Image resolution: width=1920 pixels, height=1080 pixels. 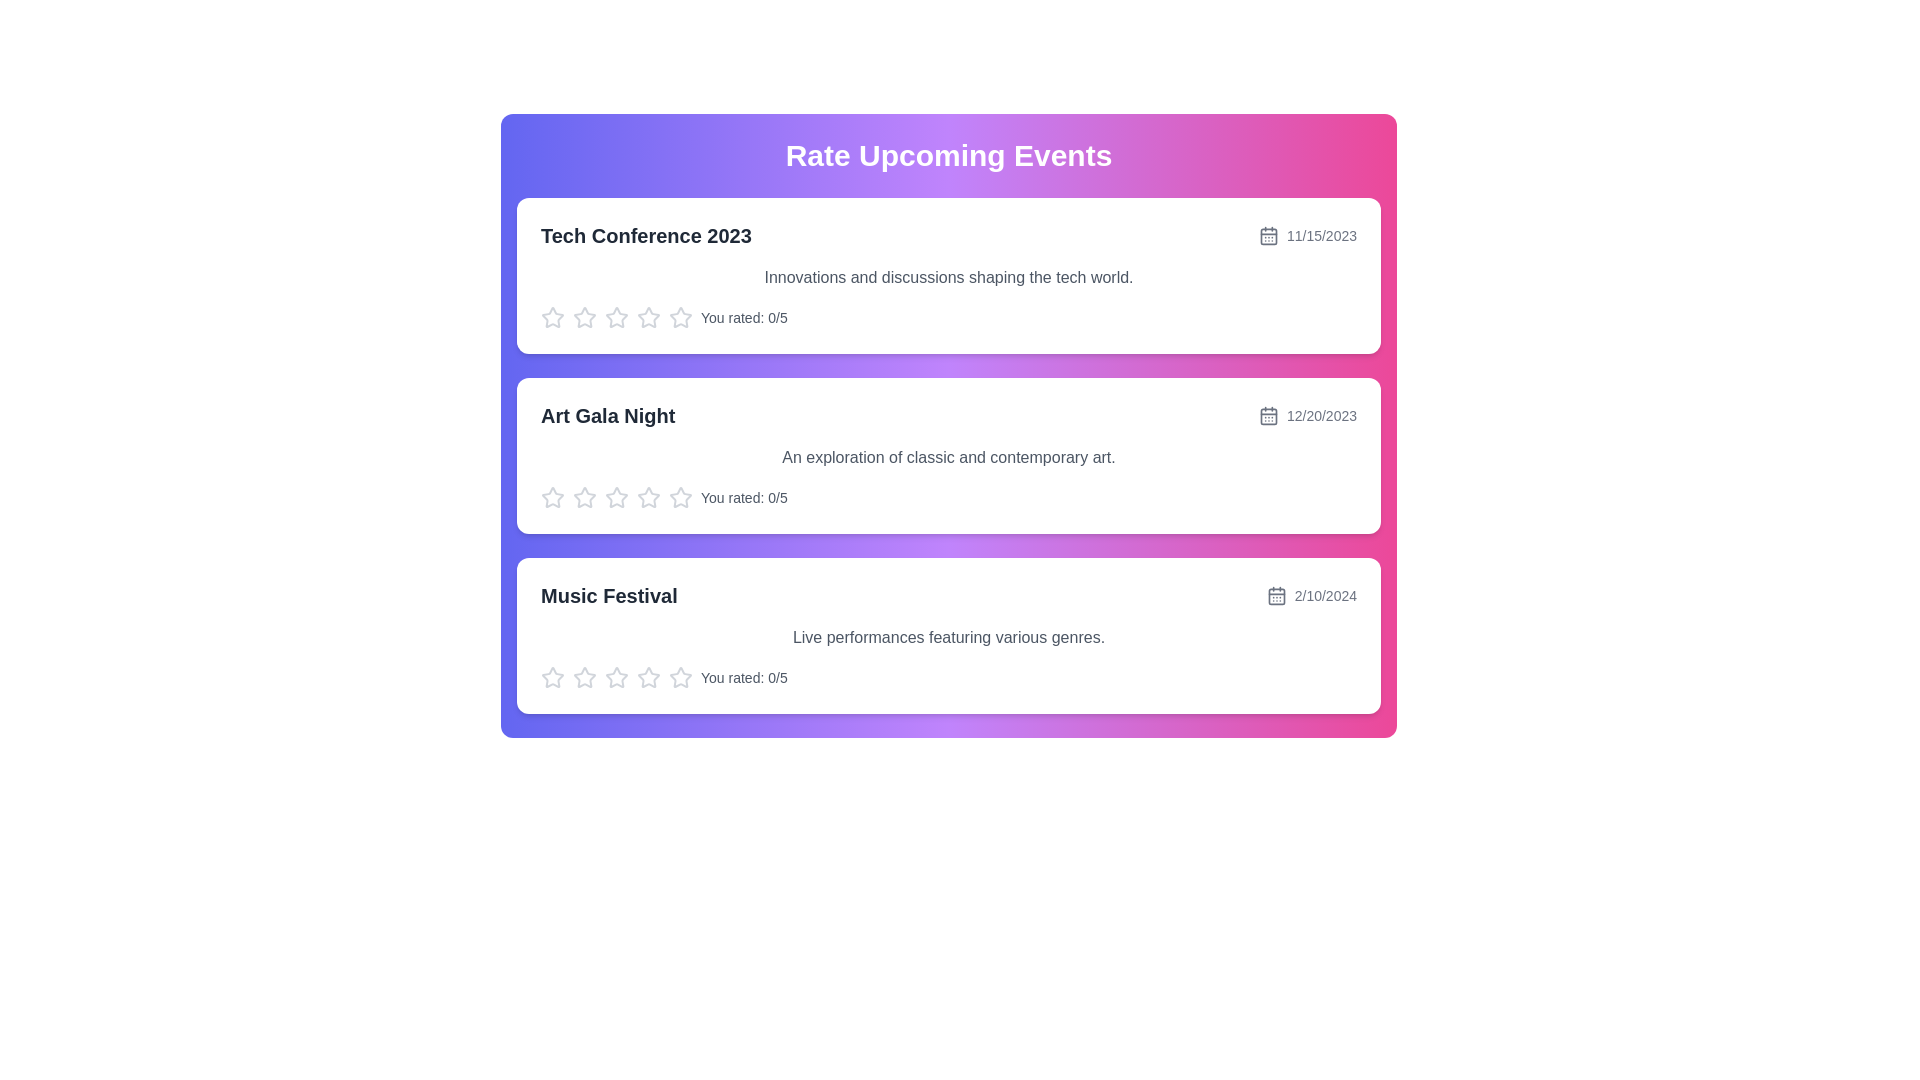 I want to click on the fourth star-shaped rating icon, which is grayish with a thin outline, located under the 'Art Gala Night' title, so click(x=616, y=496).